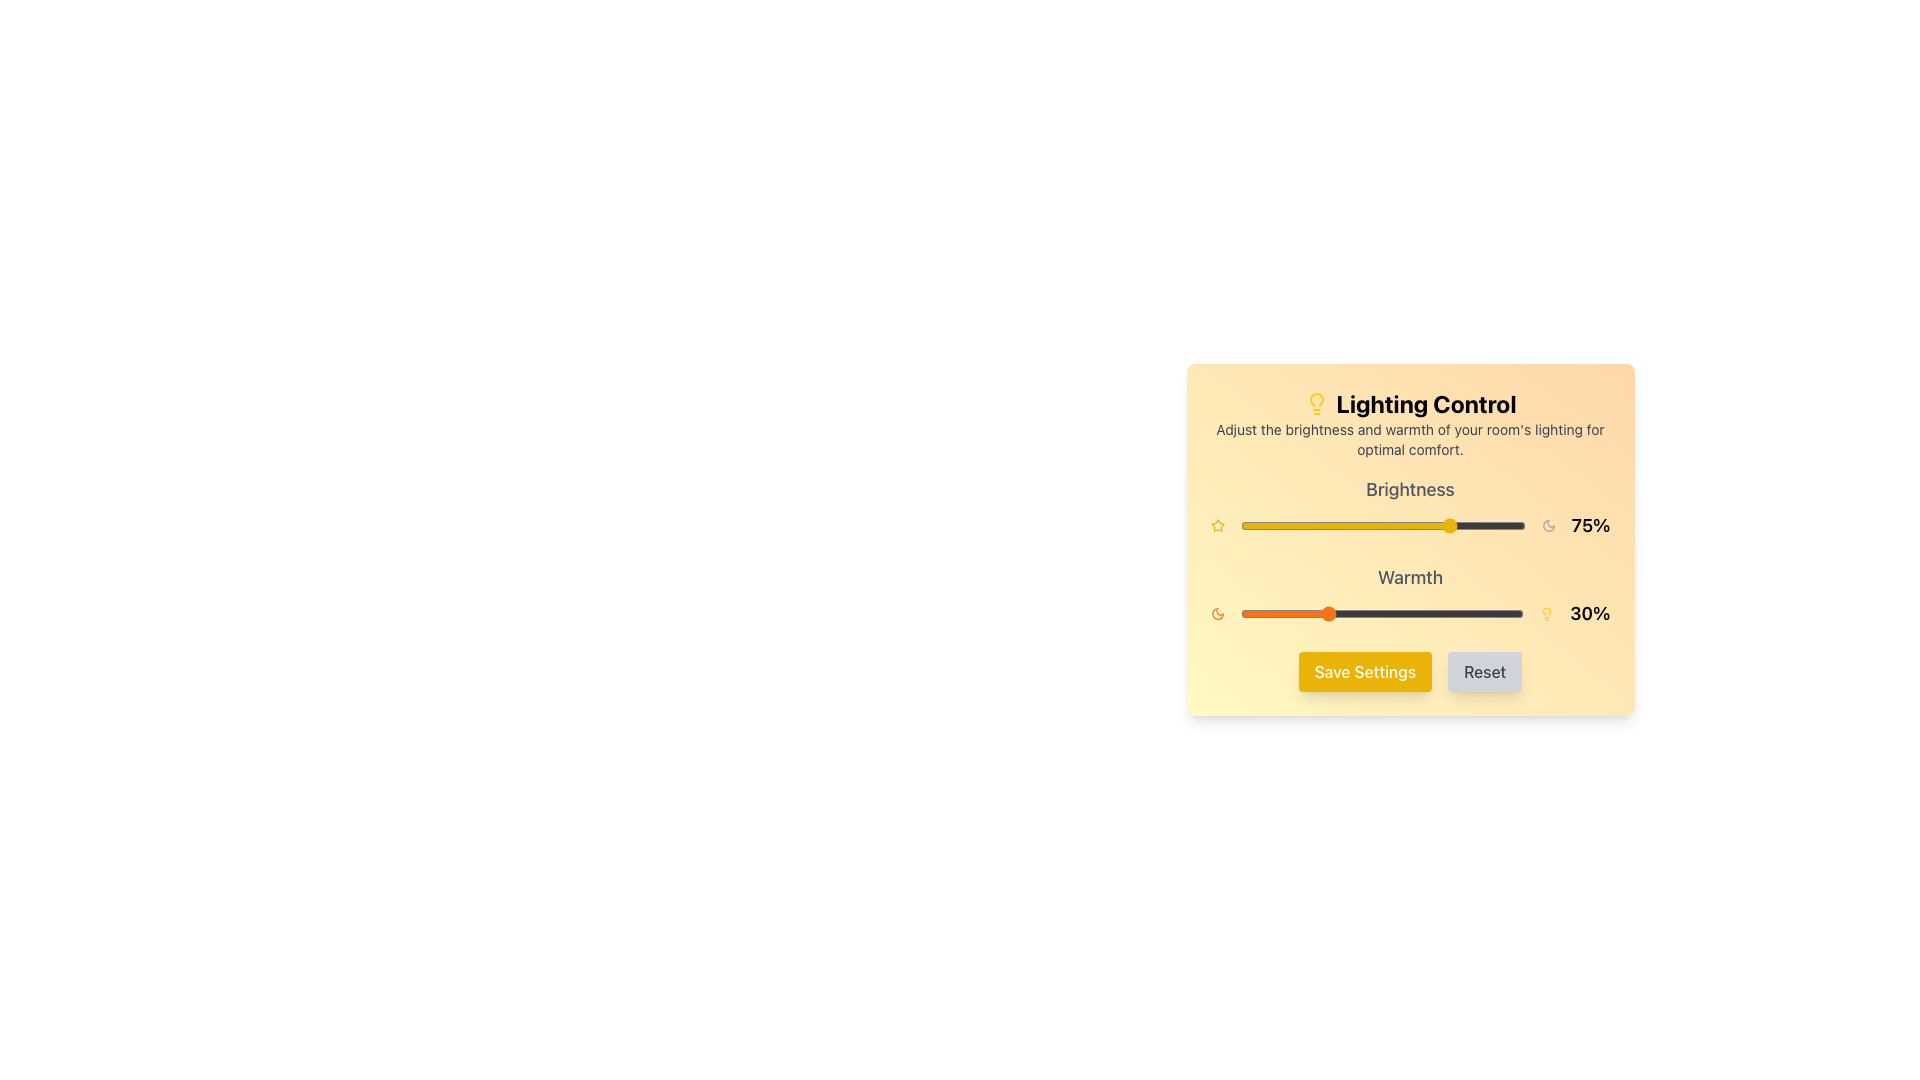 This screenshot has height=1080, width=1920. I want to click on warmth, so click(1470, 612).